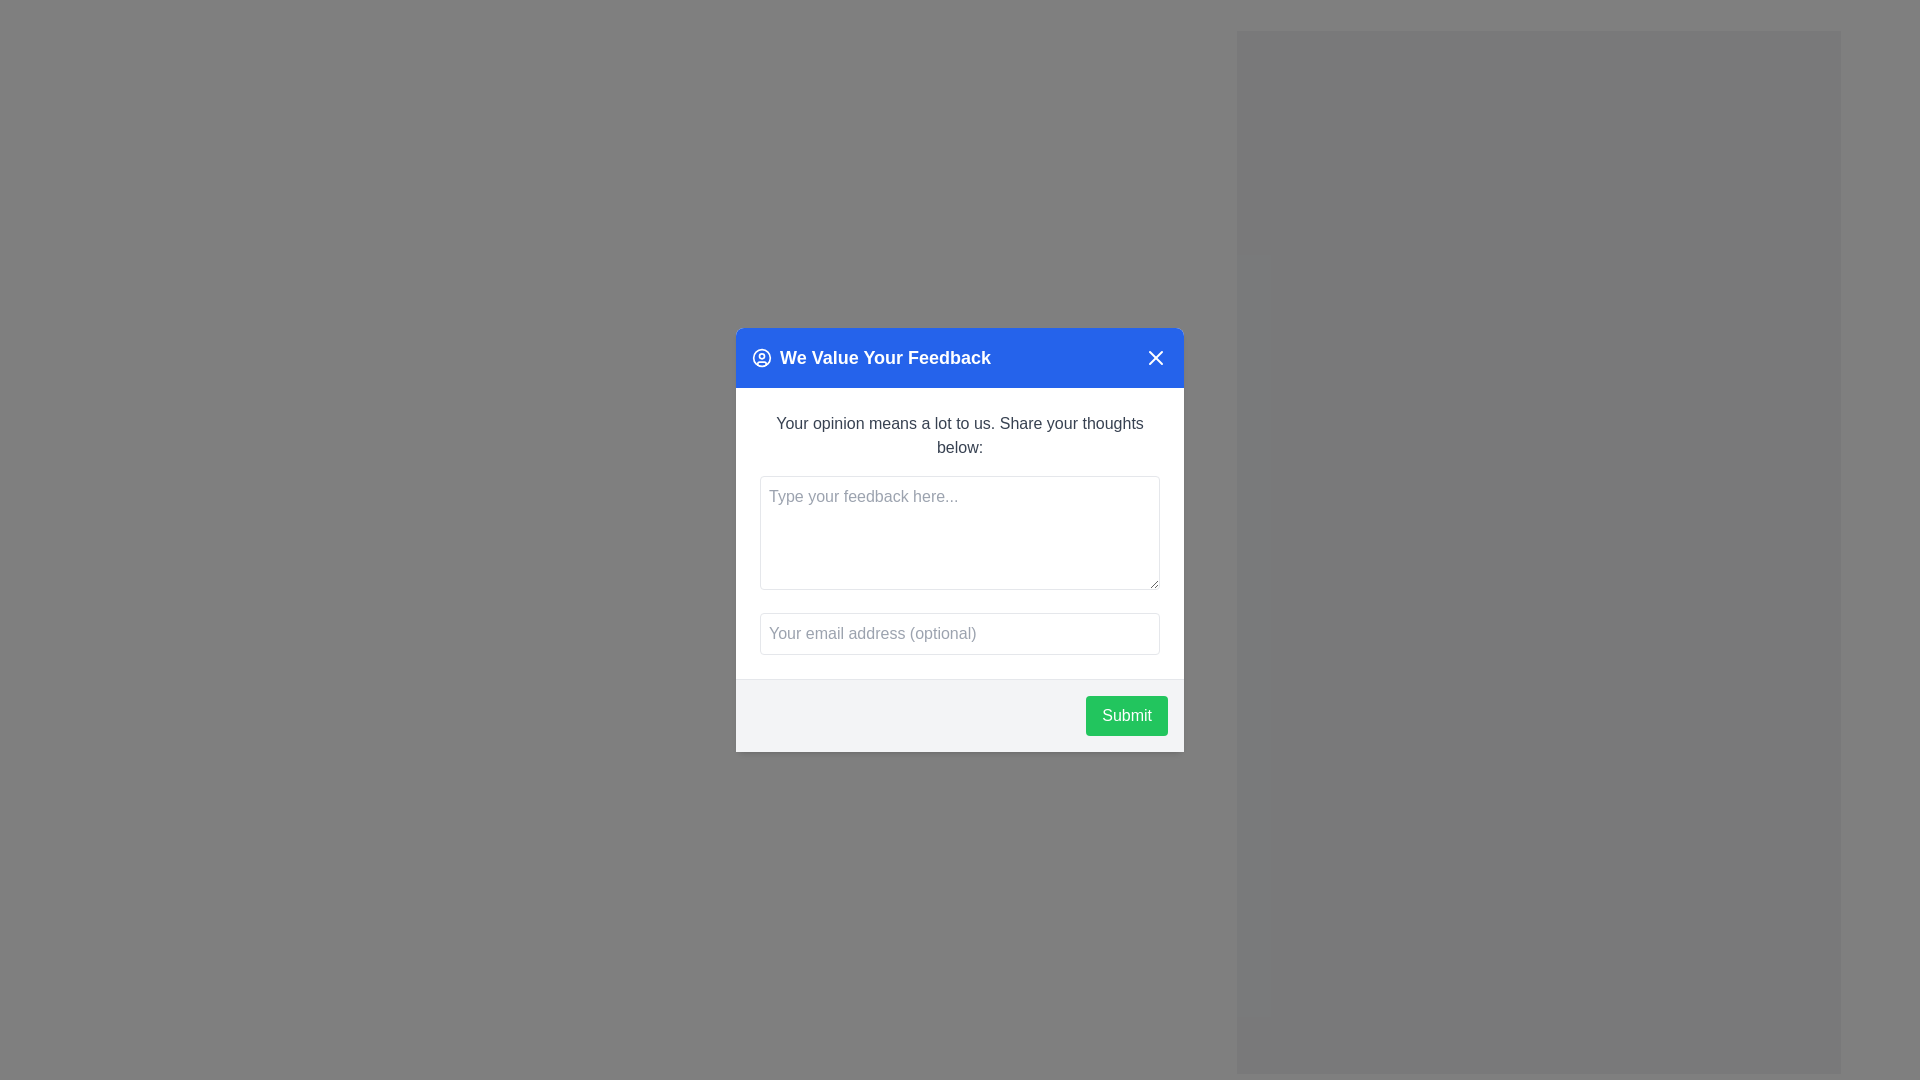 The image size is (1920, 1080). I want to click on the close button located in the top-right corner of the blue header bar titled 'We Value Your Feedback' to observe any hover effects, such as a color change, so click(1156, 357).